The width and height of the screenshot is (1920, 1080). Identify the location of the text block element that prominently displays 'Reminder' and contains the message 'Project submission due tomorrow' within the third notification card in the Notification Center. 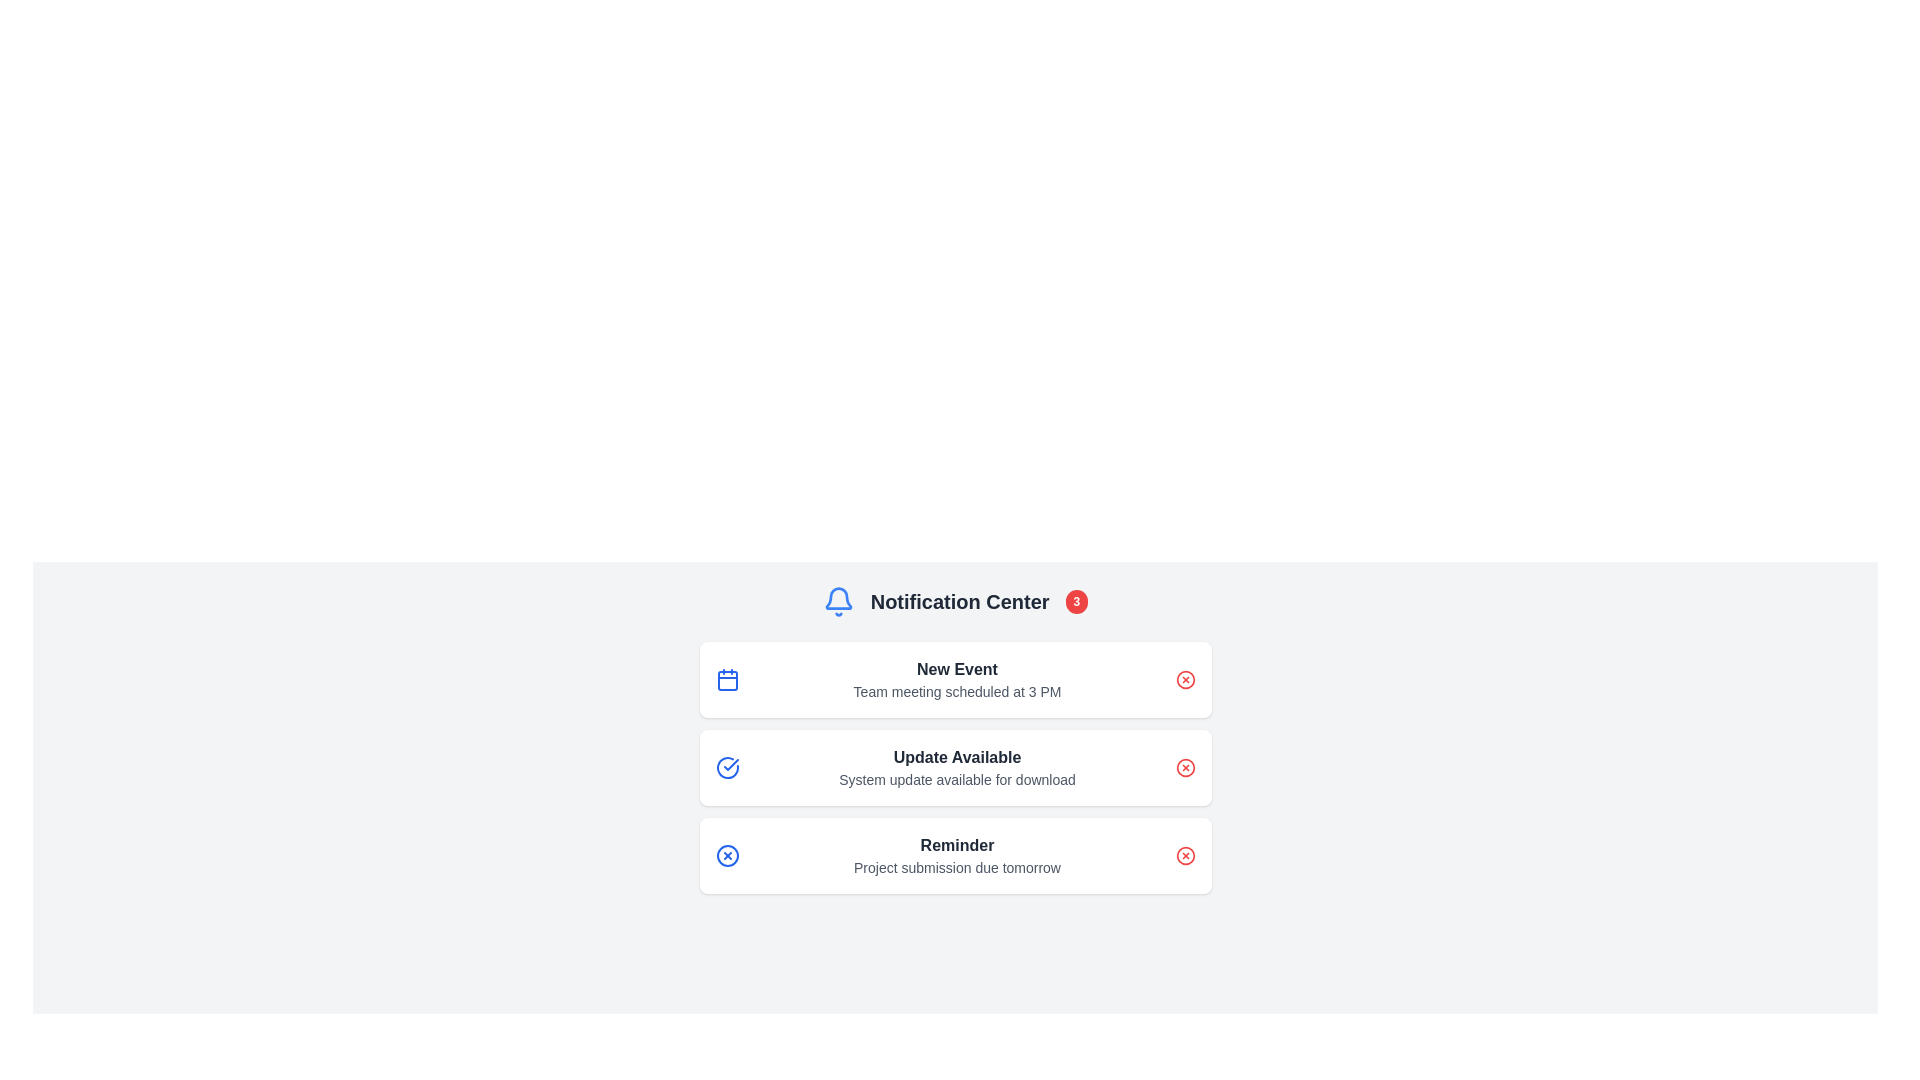
(956, 855).